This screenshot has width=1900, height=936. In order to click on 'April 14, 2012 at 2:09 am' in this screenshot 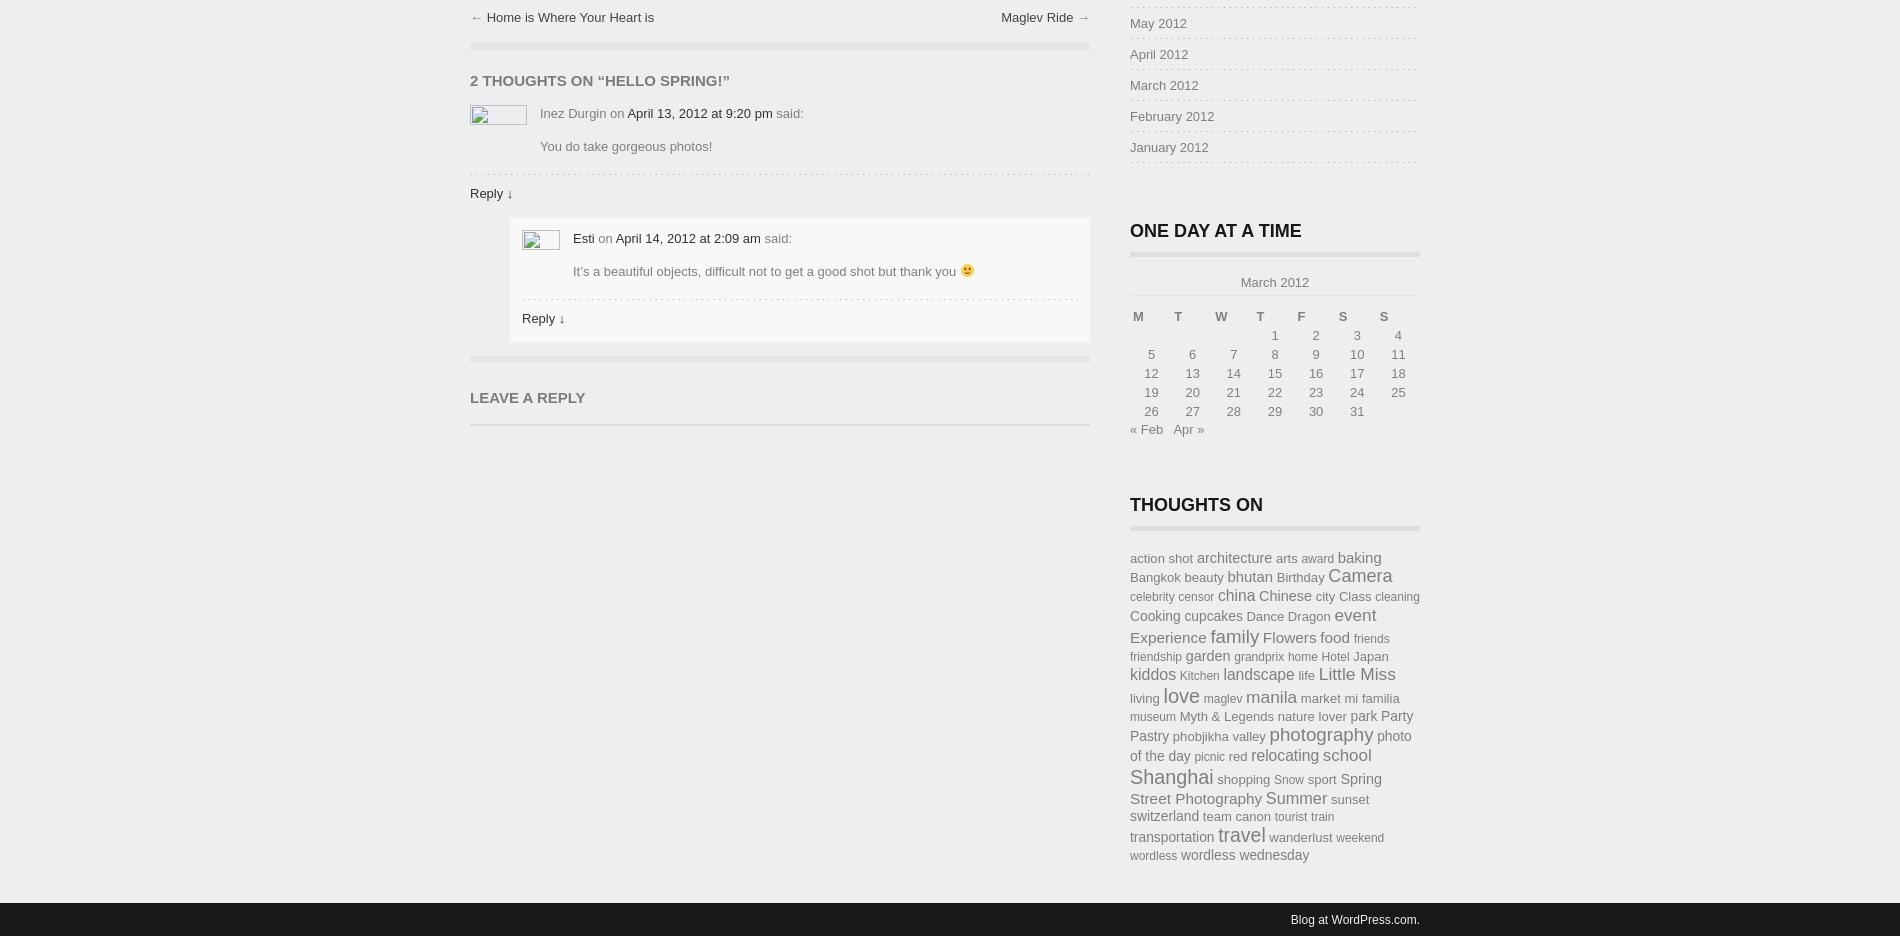, I will do `click(687, 236)`.